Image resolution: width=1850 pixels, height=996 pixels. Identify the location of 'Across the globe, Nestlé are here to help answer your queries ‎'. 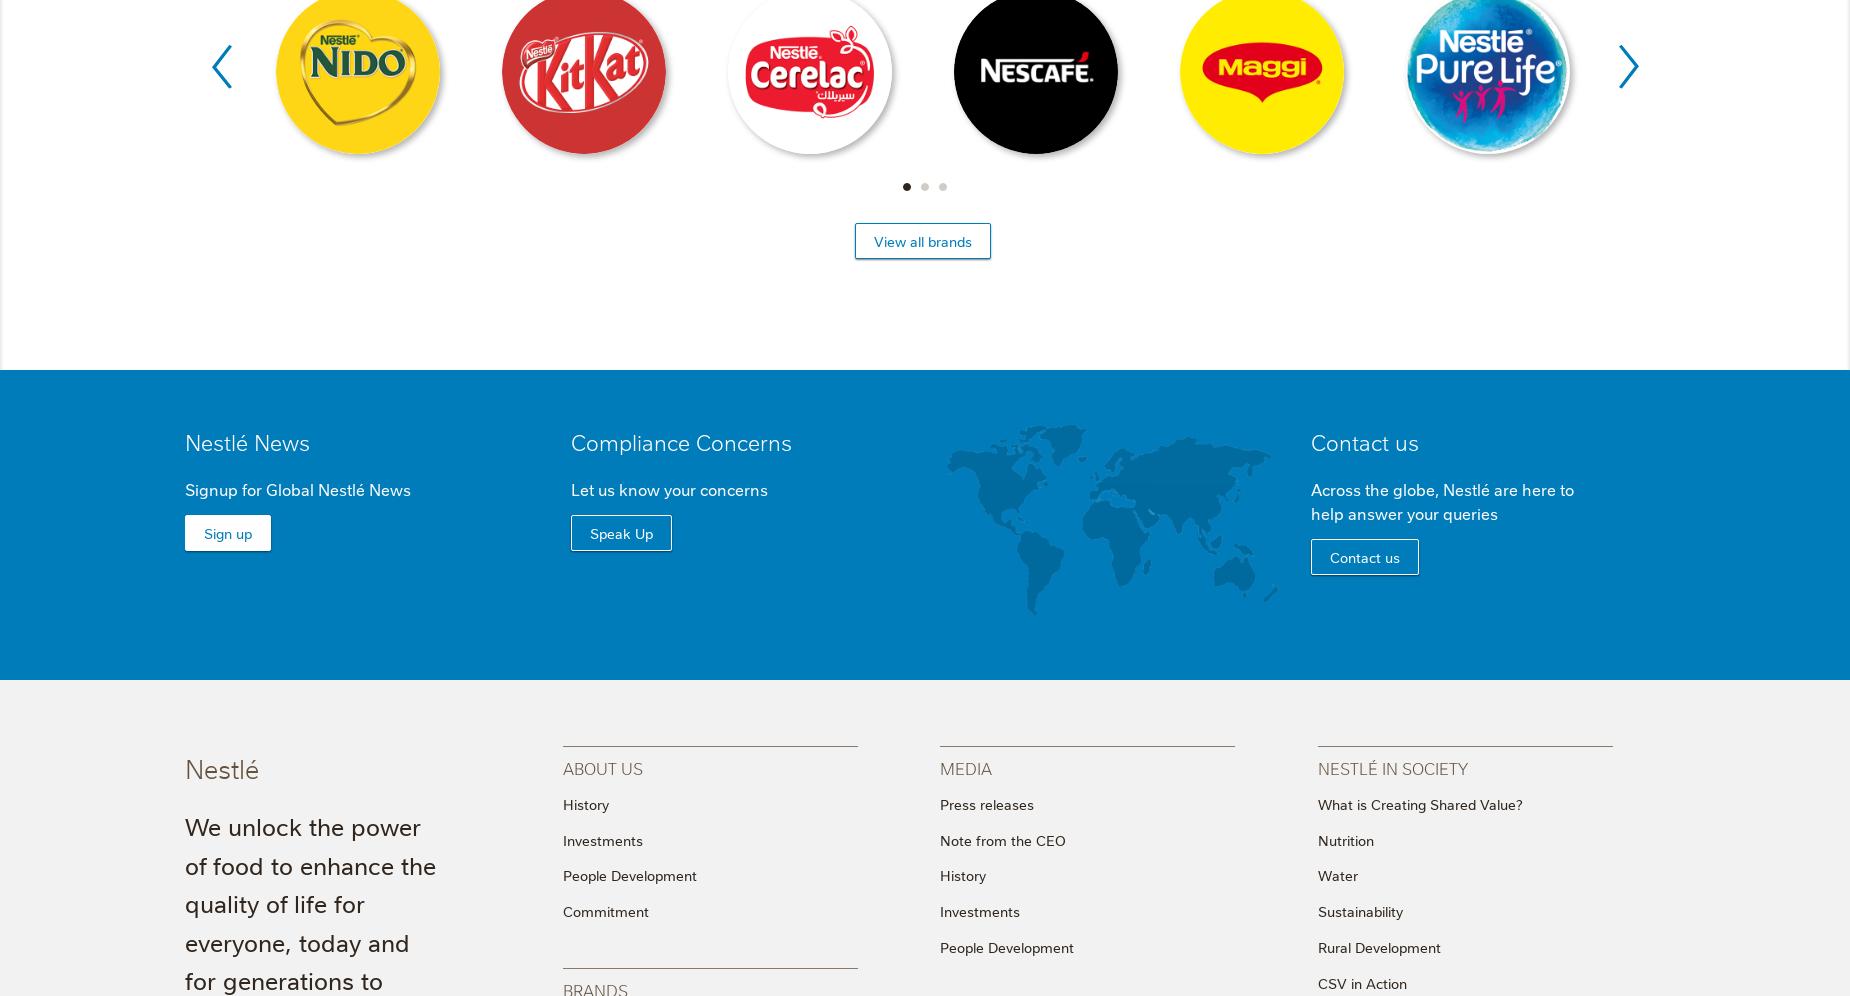
(1309, 499).